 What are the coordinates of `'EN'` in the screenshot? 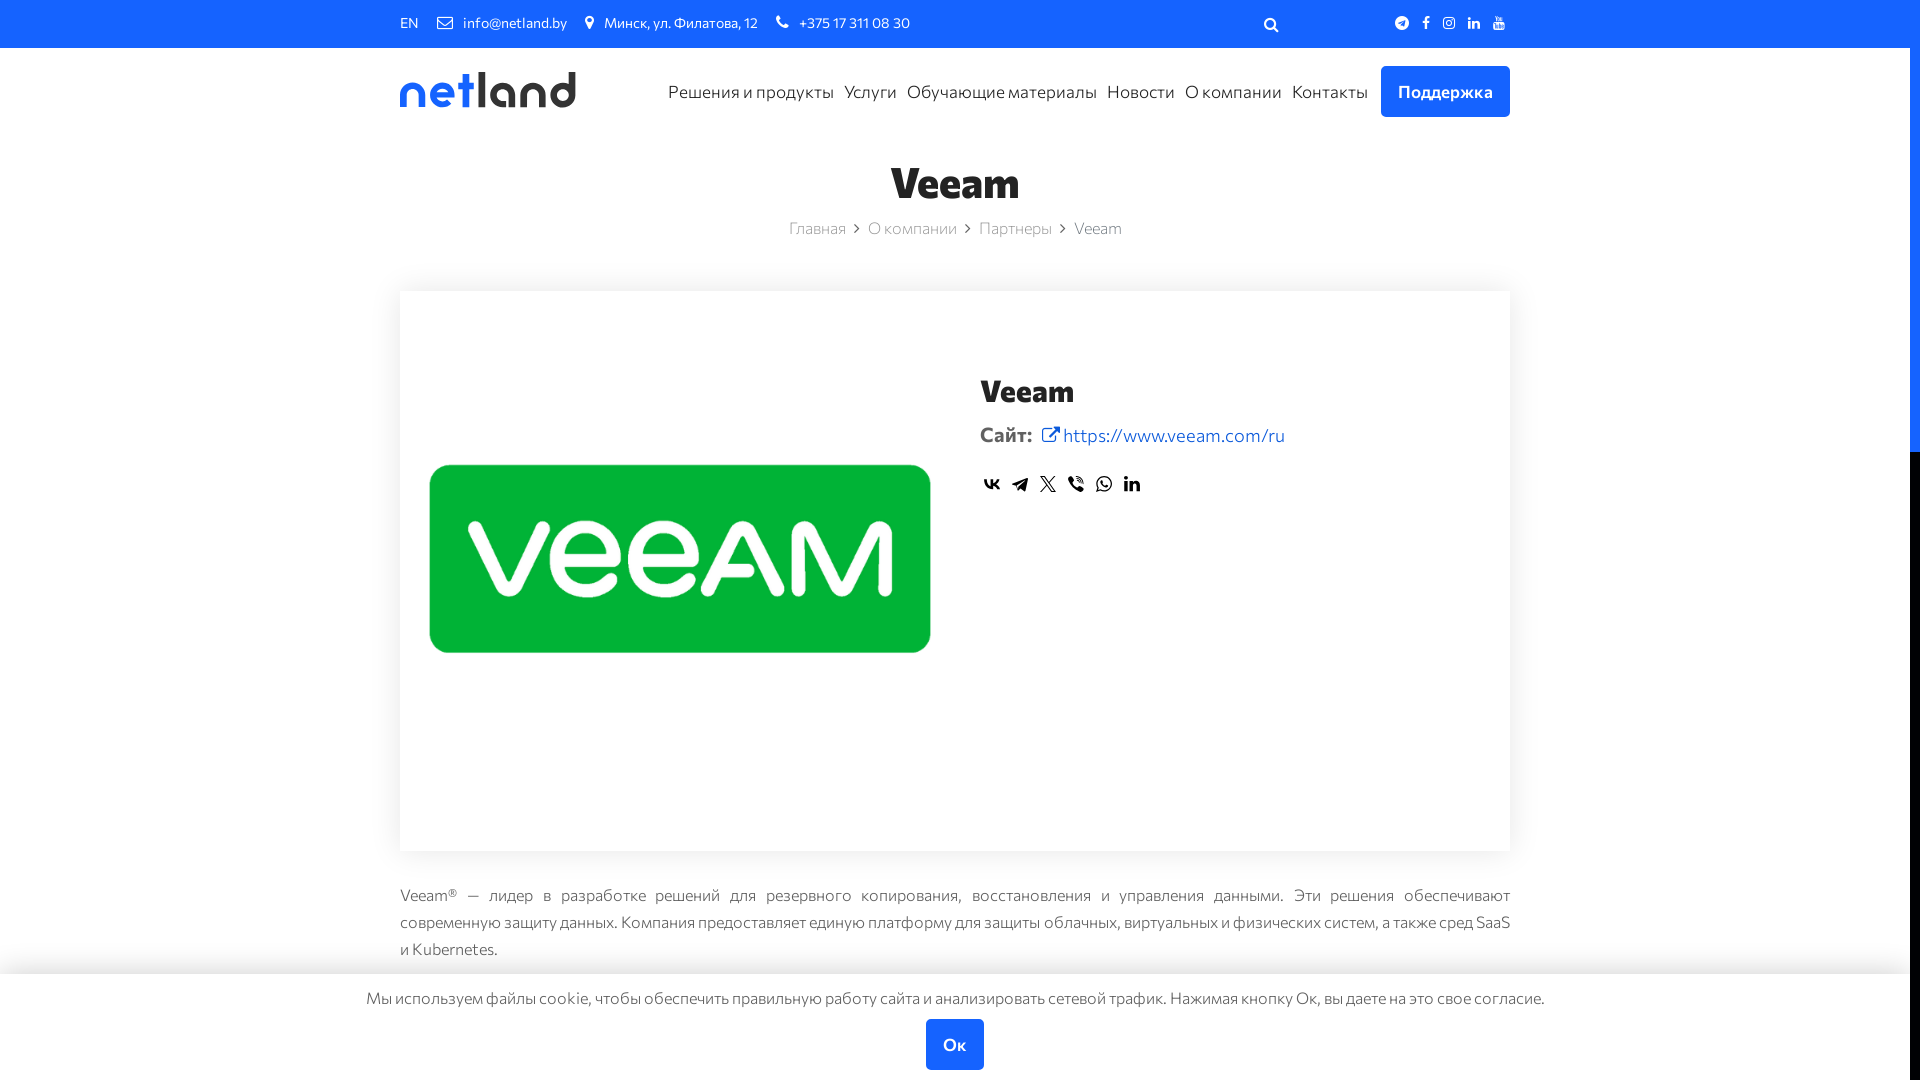 It's located at (399, 22).